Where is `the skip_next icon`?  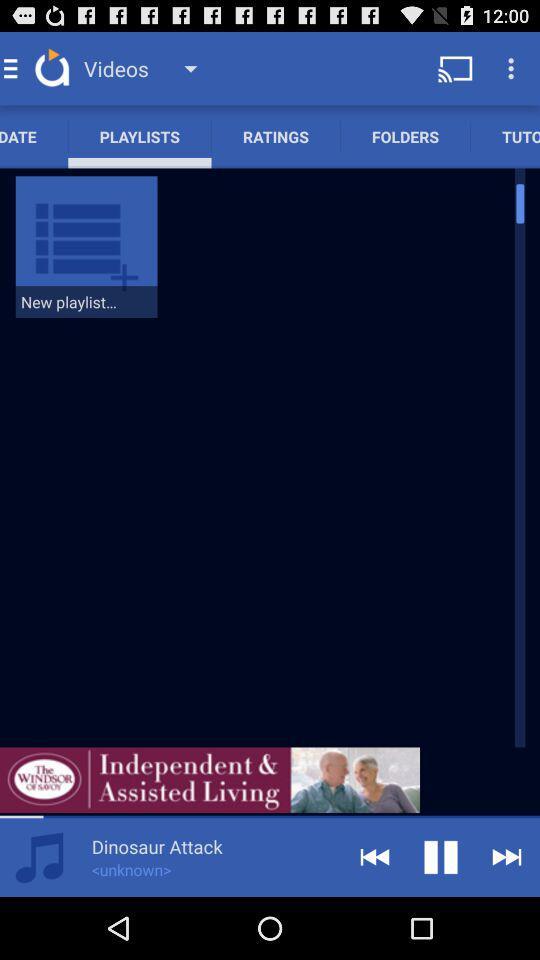 the skip_next icon is located at coordinates (507, 917).